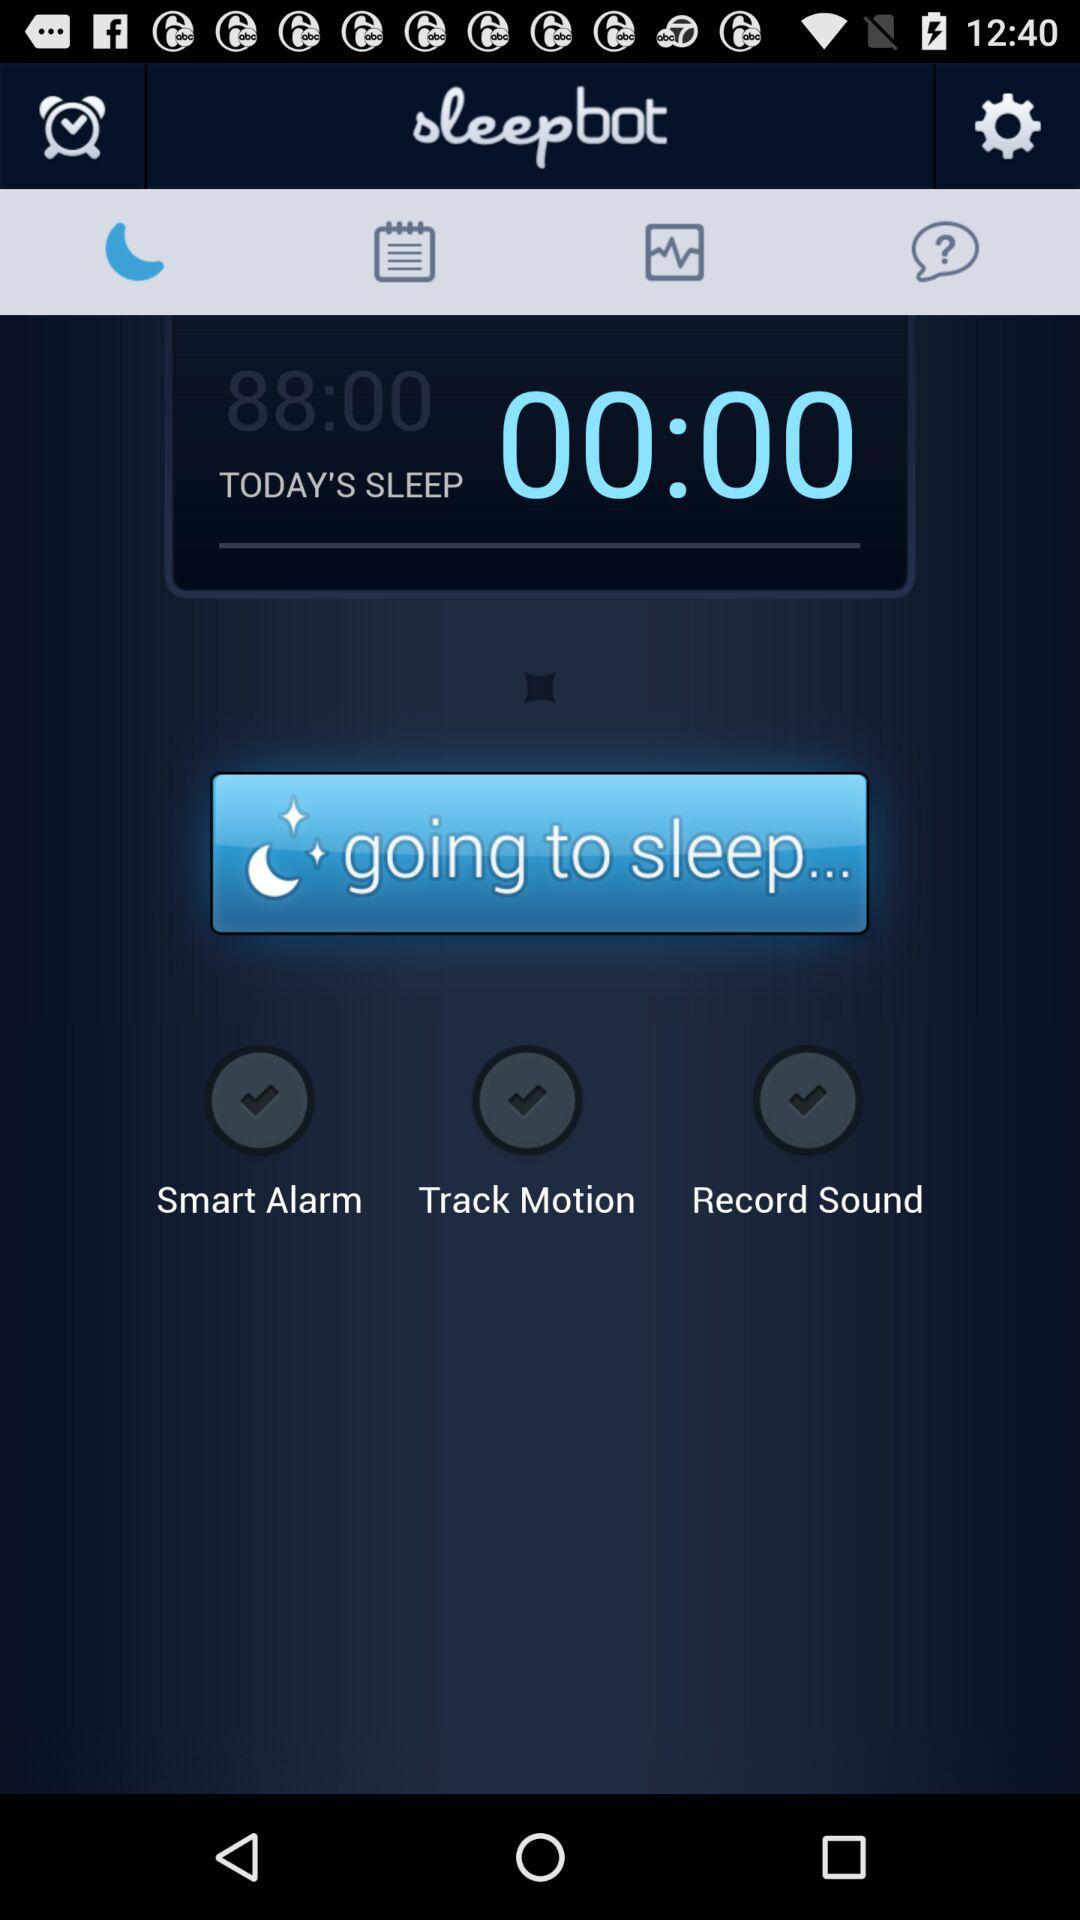 This screenshot has height=1920, width=1080. What do you see at coordinates (72, 135) in the screenshot?
I see `the time icon` at bounding box center [72, 135].